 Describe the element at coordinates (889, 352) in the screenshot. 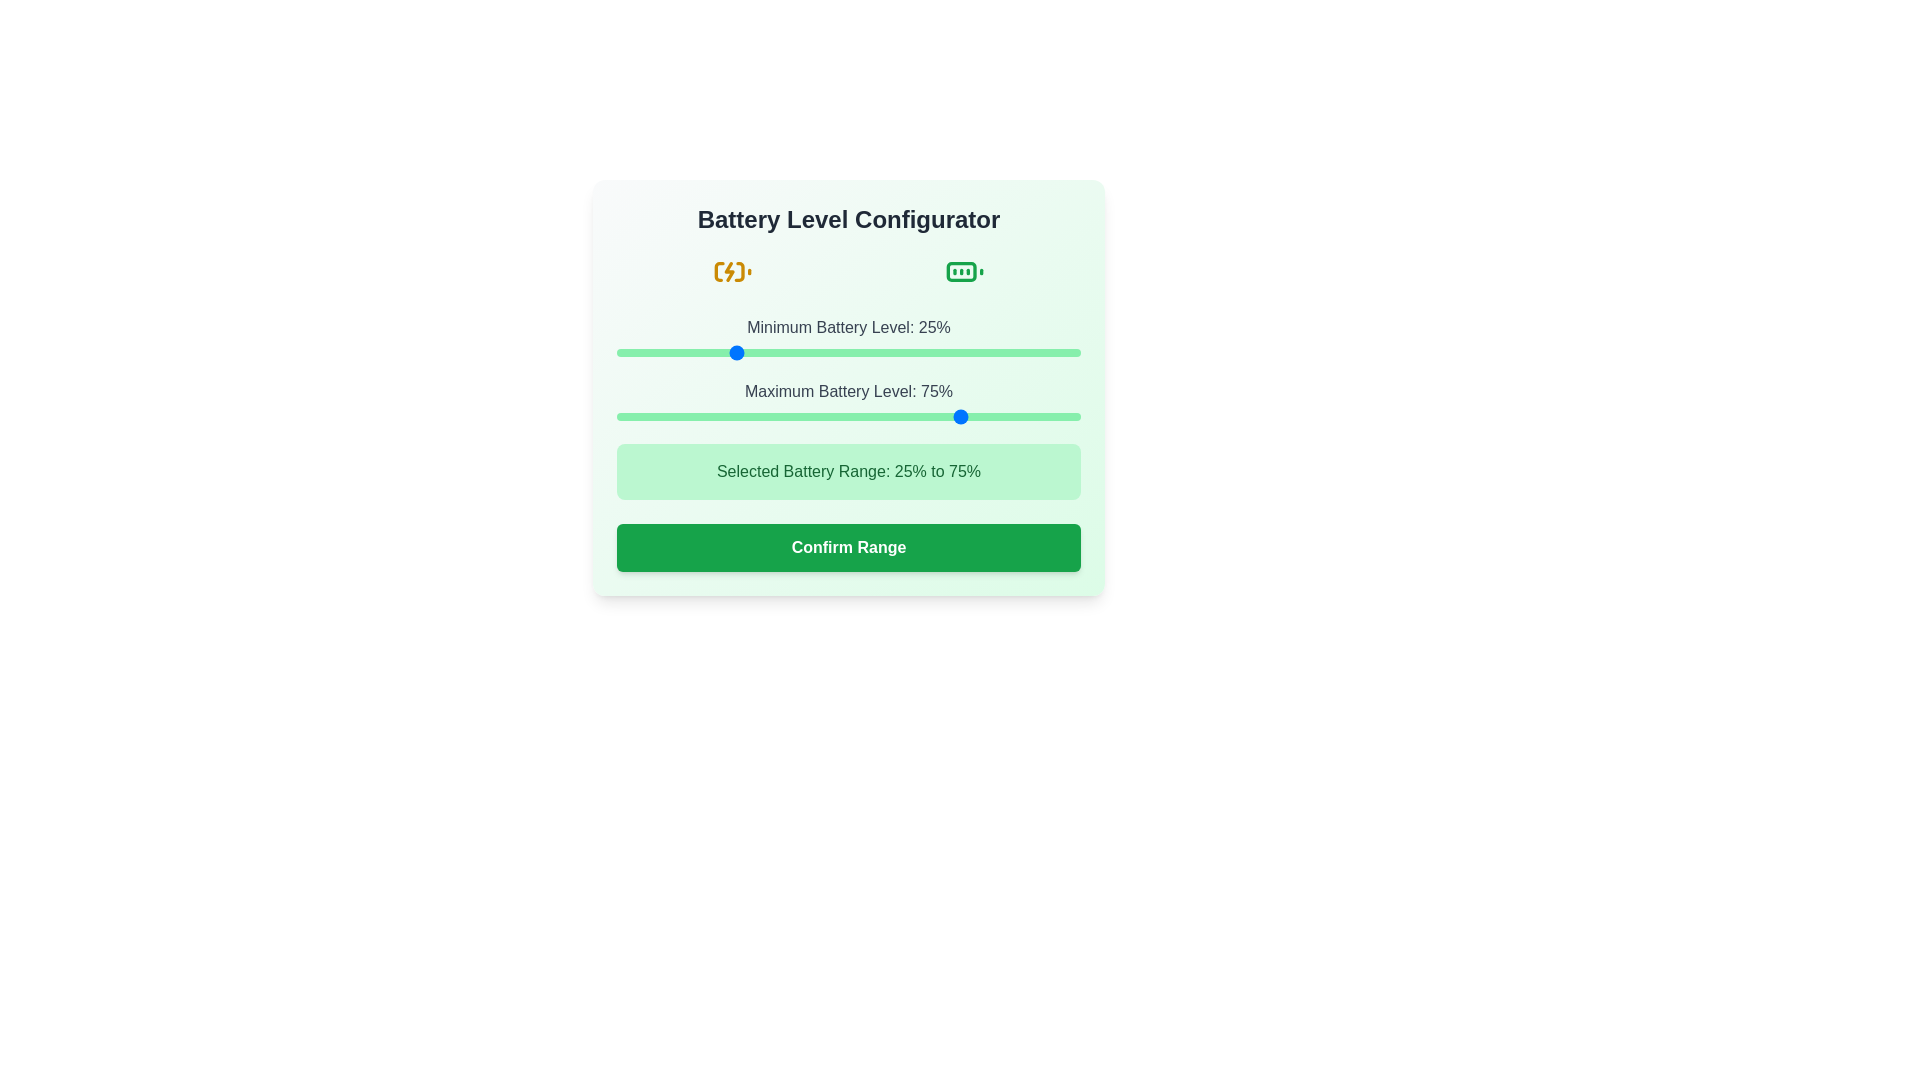

I see `the minimum battery level` at that location.